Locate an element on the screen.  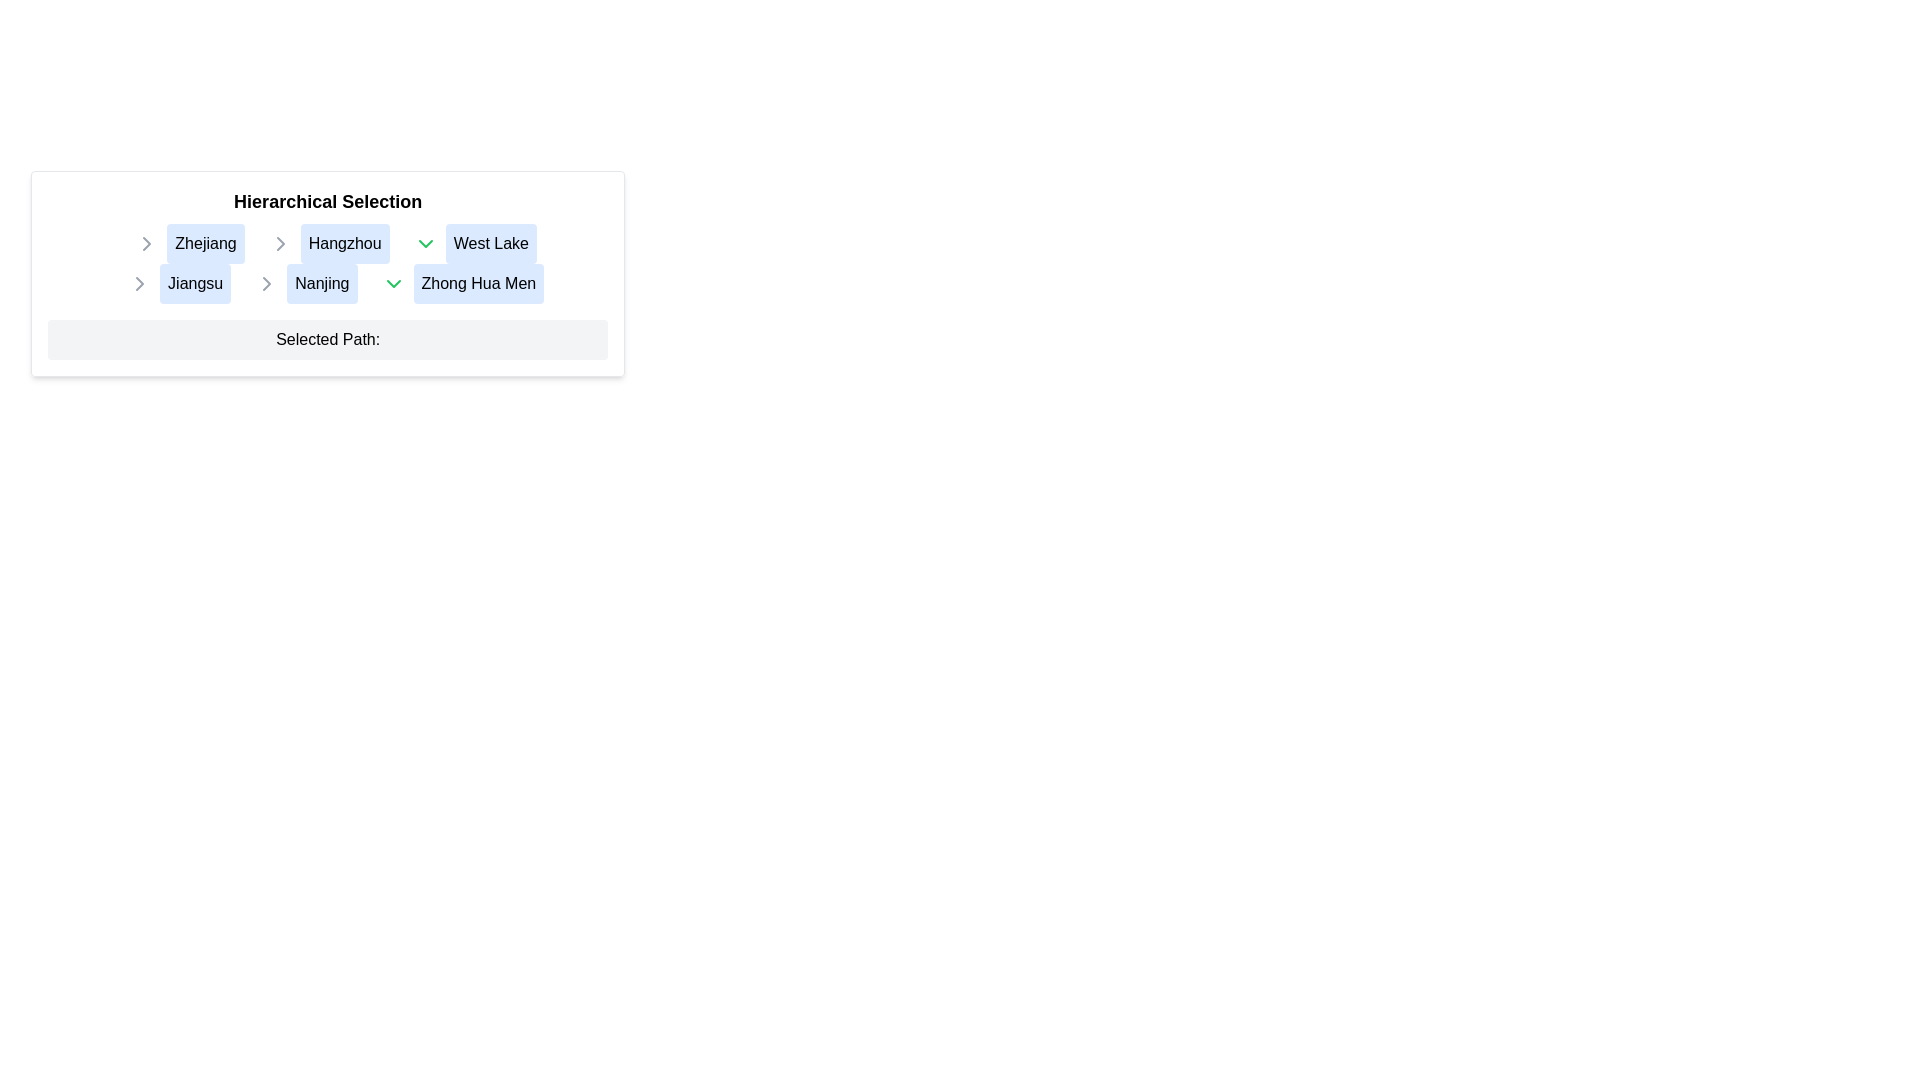
the Right Arrow Icon, which is a small gray chevron styled as a clean vector graphic design, located within the group labeled 'Nanjing Zhong Hua Men' before the text 'Nanjing' is located at coordinates (266, 284).